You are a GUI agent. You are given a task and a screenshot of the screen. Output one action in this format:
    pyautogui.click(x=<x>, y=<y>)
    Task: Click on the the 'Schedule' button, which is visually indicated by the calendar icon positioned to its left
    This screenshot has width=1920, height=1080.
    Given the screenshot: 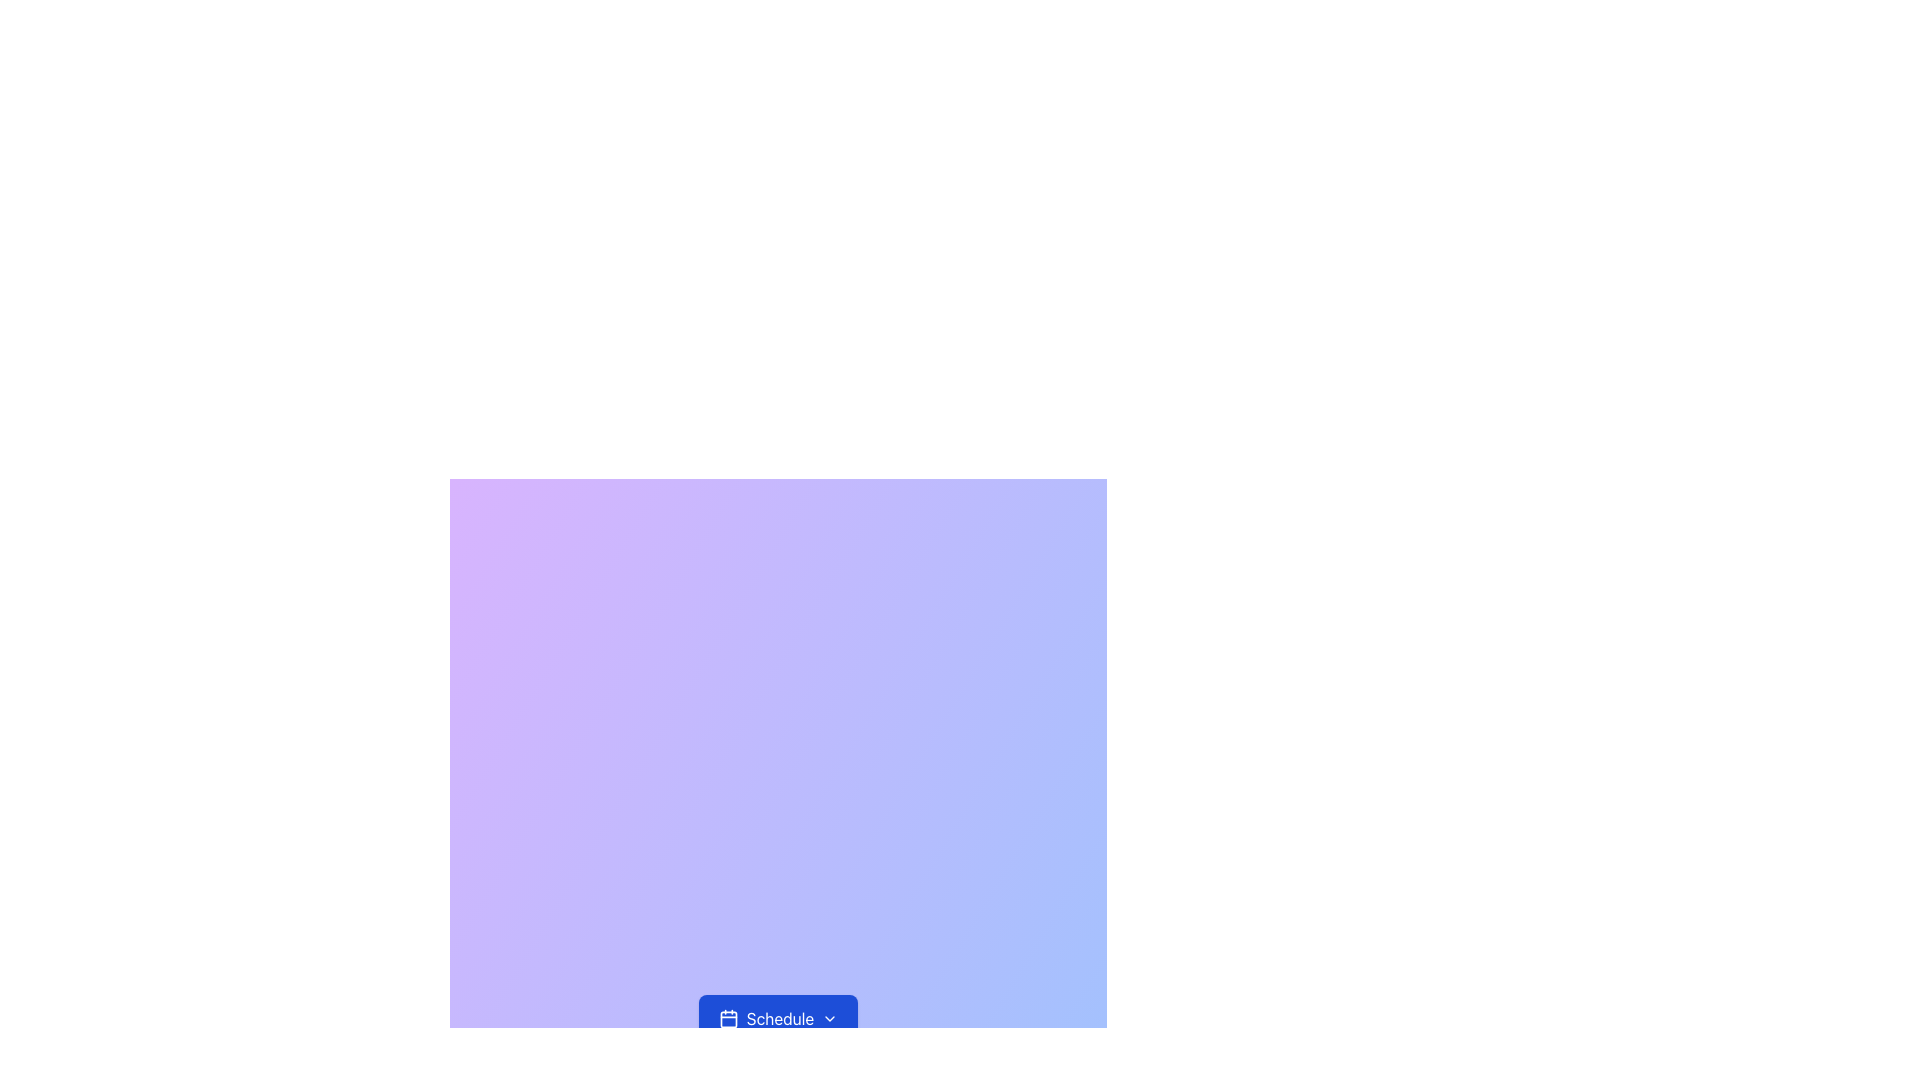 What is the action you would take?
    pyautogui.click(x=727, y=1018)
    